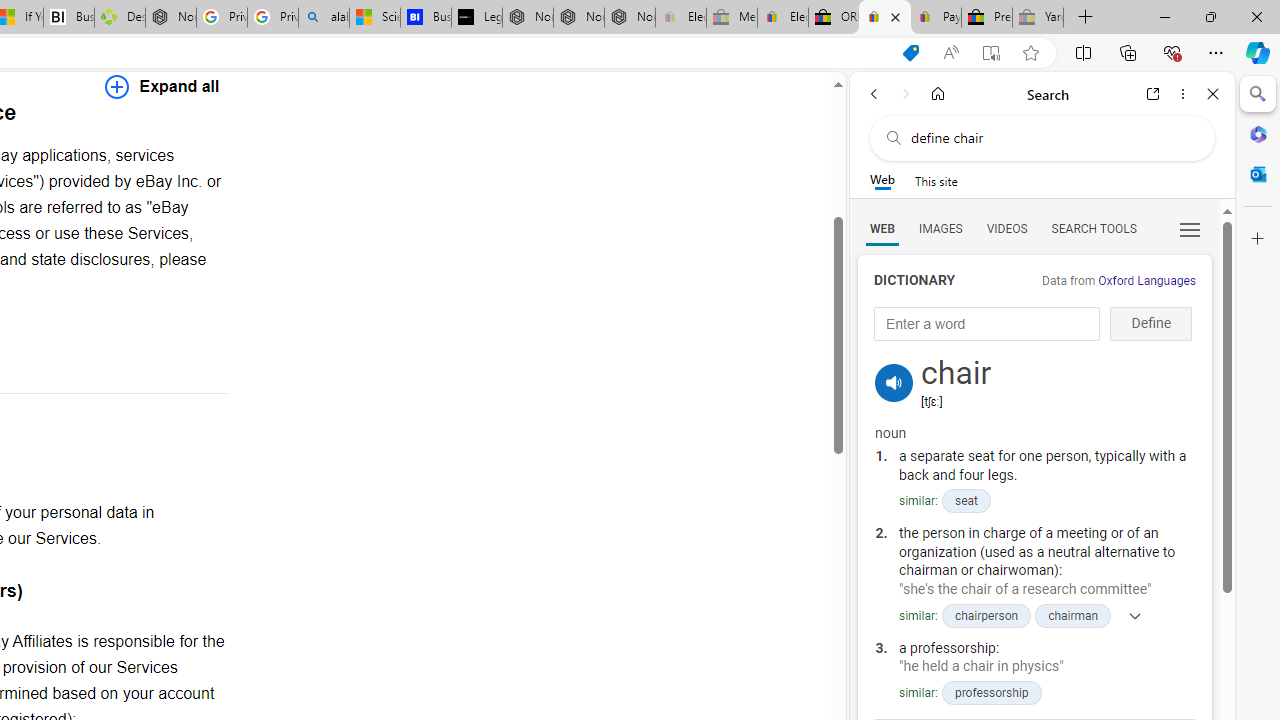 The image size is (1280, 720). I want to click on 'alabama high school quarterback dies - Search', so click(324, 17).